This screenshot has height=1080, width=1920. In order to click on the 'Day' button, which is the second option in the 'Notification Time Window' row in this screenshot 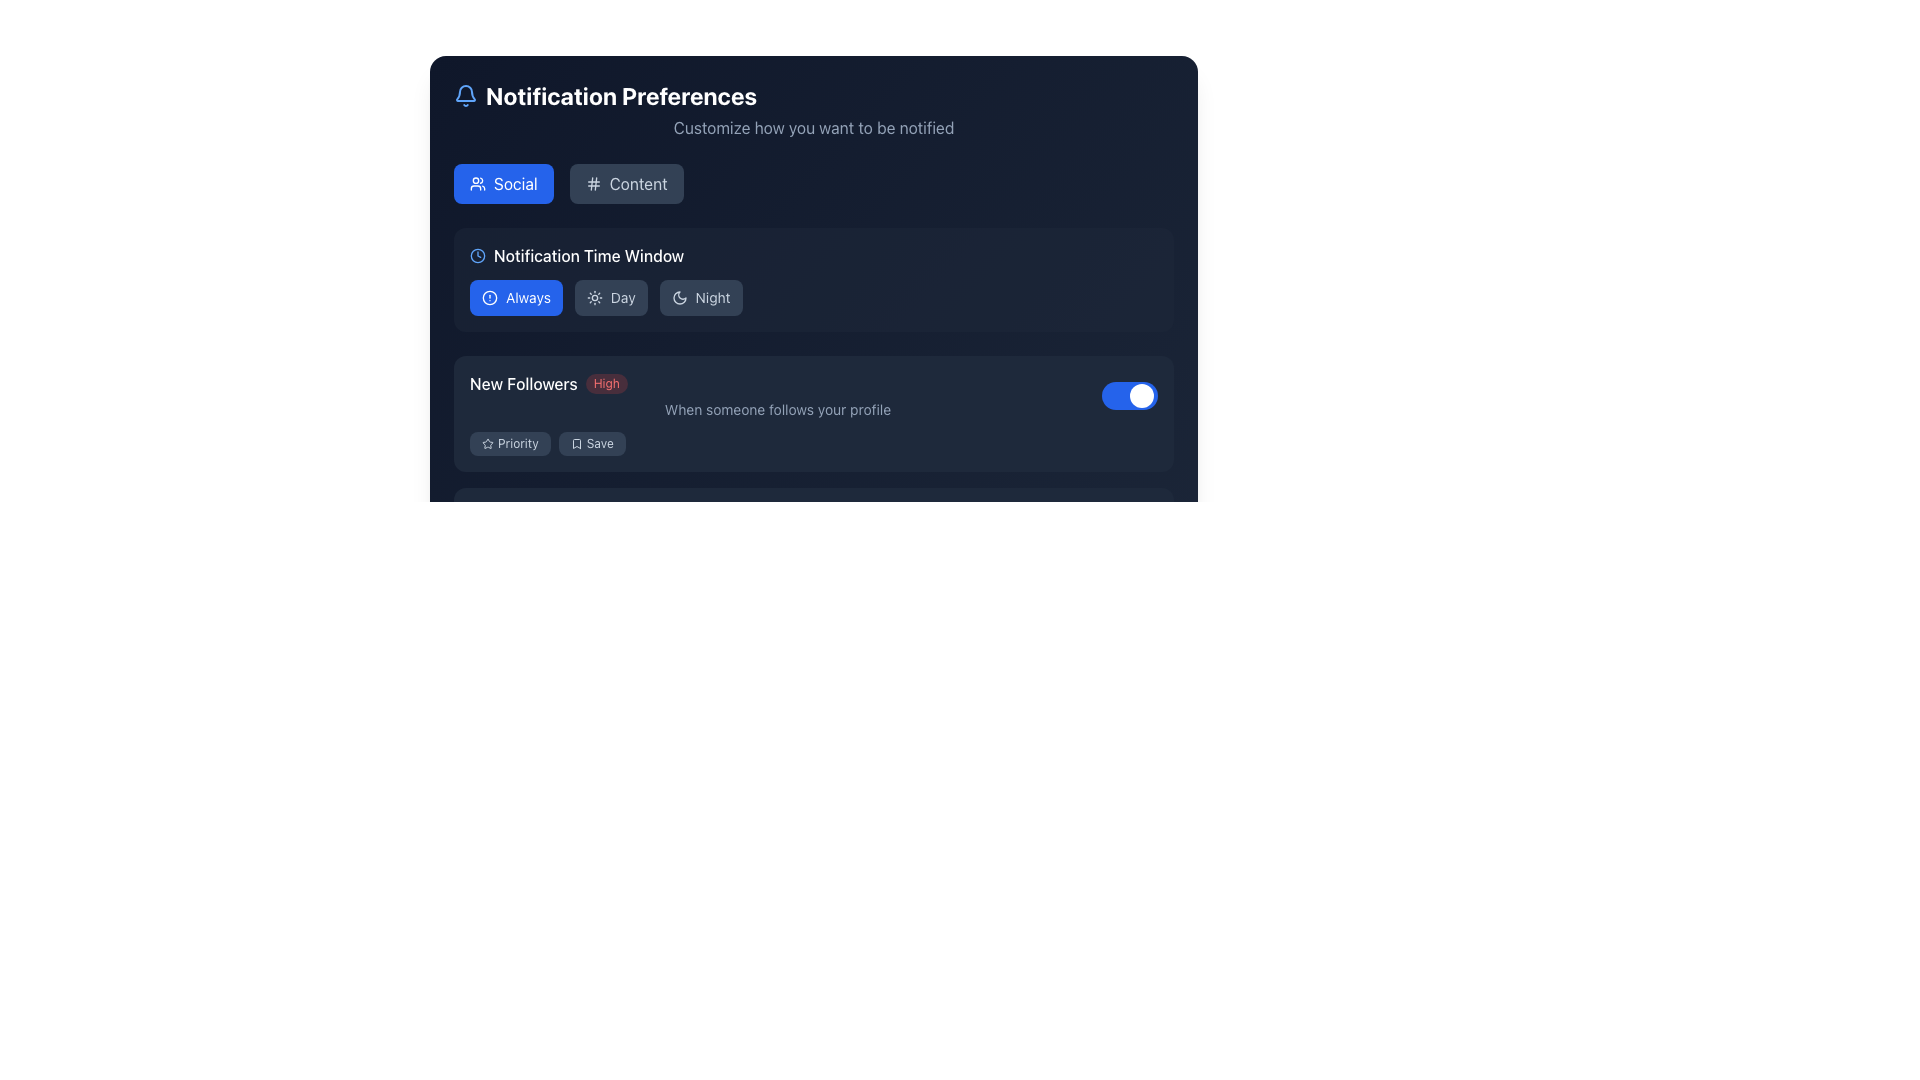, I will do `click(610, 297)`.